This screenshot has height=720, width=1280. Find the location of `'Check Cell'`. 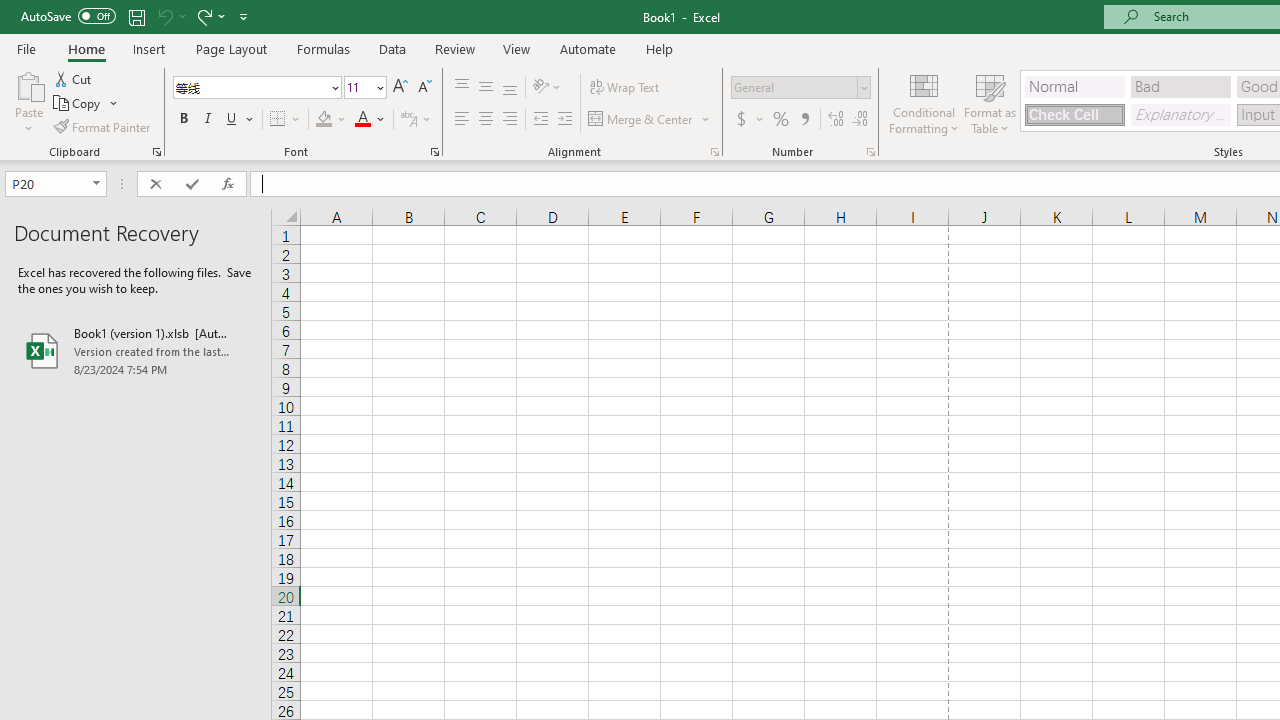

'Check Cell' is located at coordinates (1073, 114).